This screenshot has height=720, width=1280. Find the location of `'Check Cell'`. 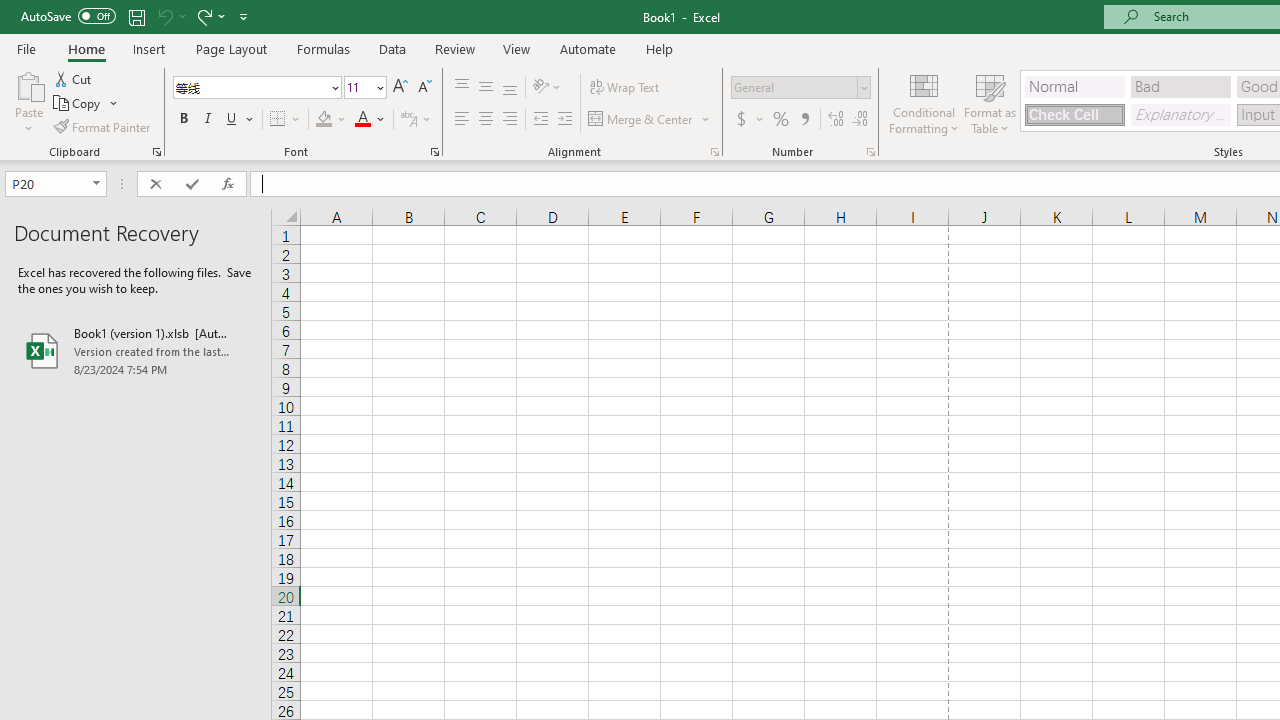

'Check Cell' is located at coordinates (1073, 114).